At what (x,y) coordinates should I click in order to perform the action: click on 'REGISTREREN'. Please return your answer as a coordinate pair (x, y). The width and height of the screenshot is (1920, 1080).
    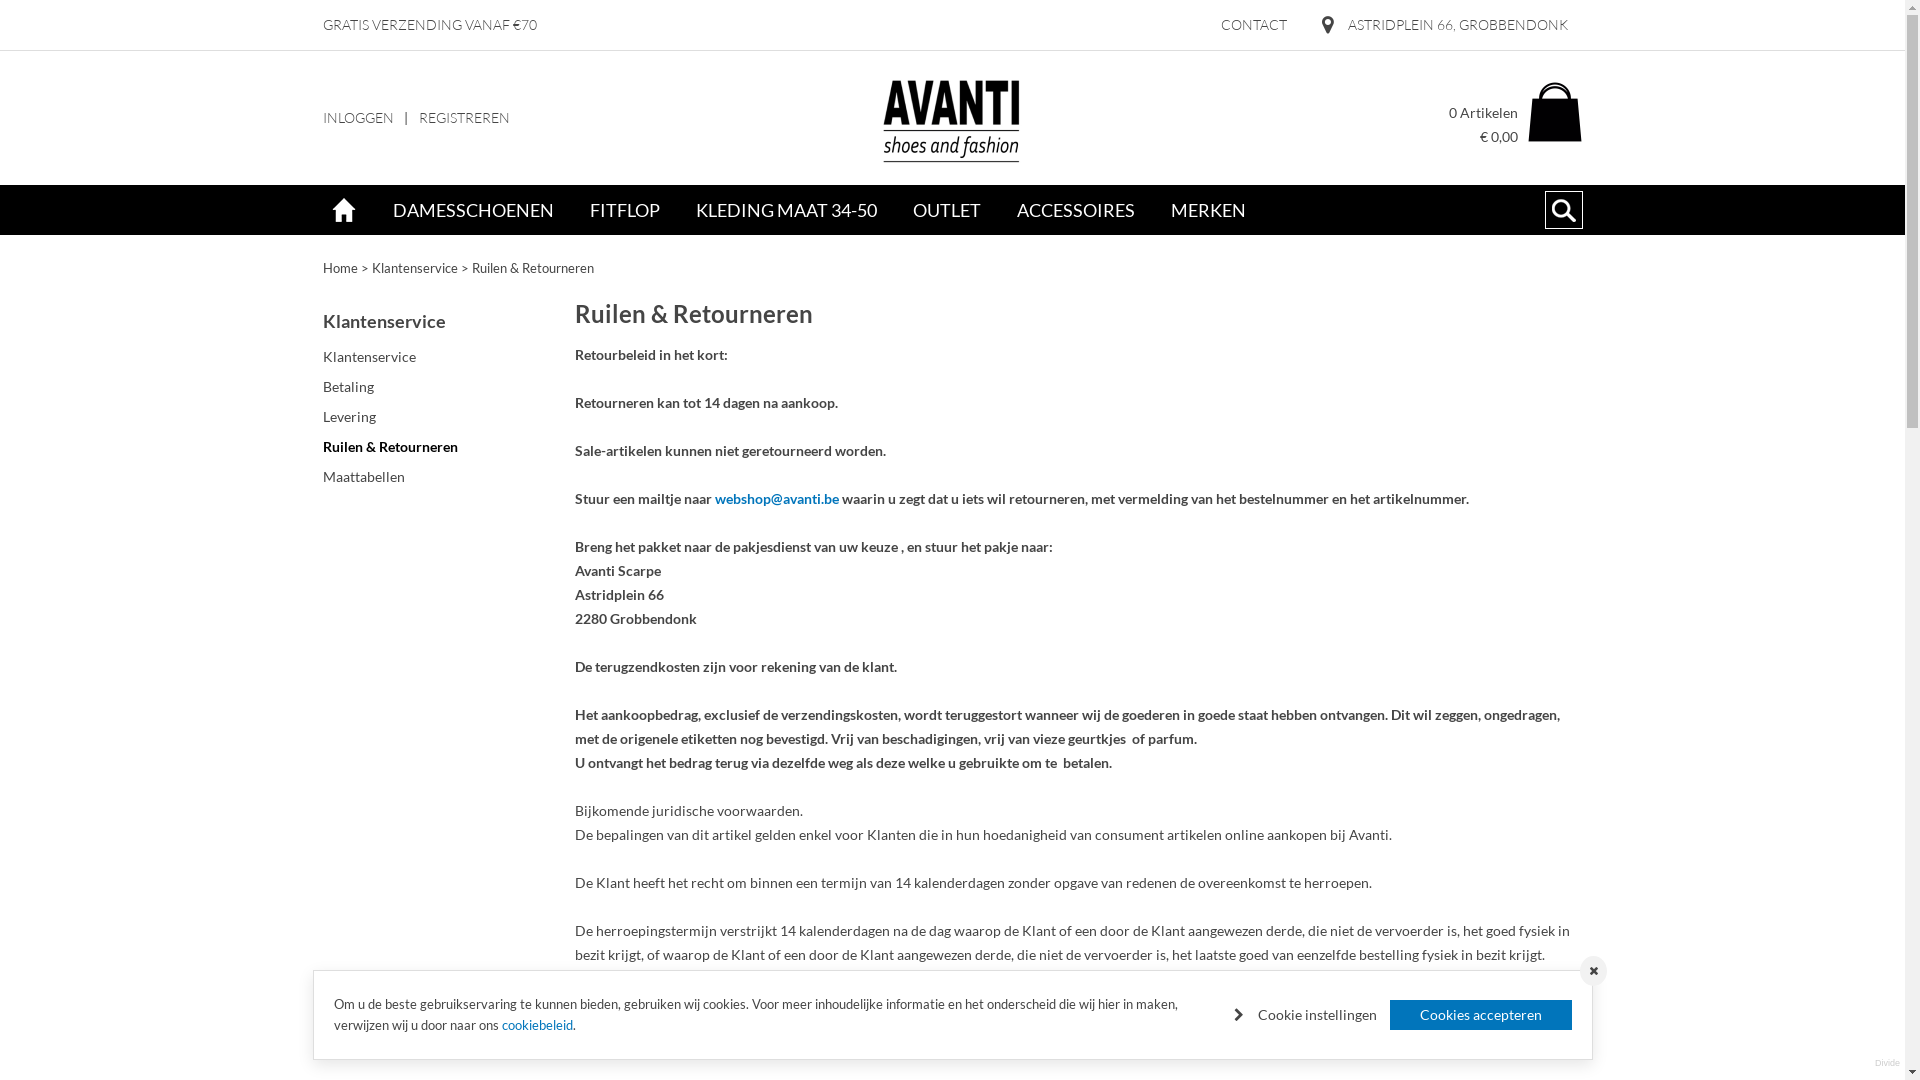
    Looking at the image, I should click on (462, 118).